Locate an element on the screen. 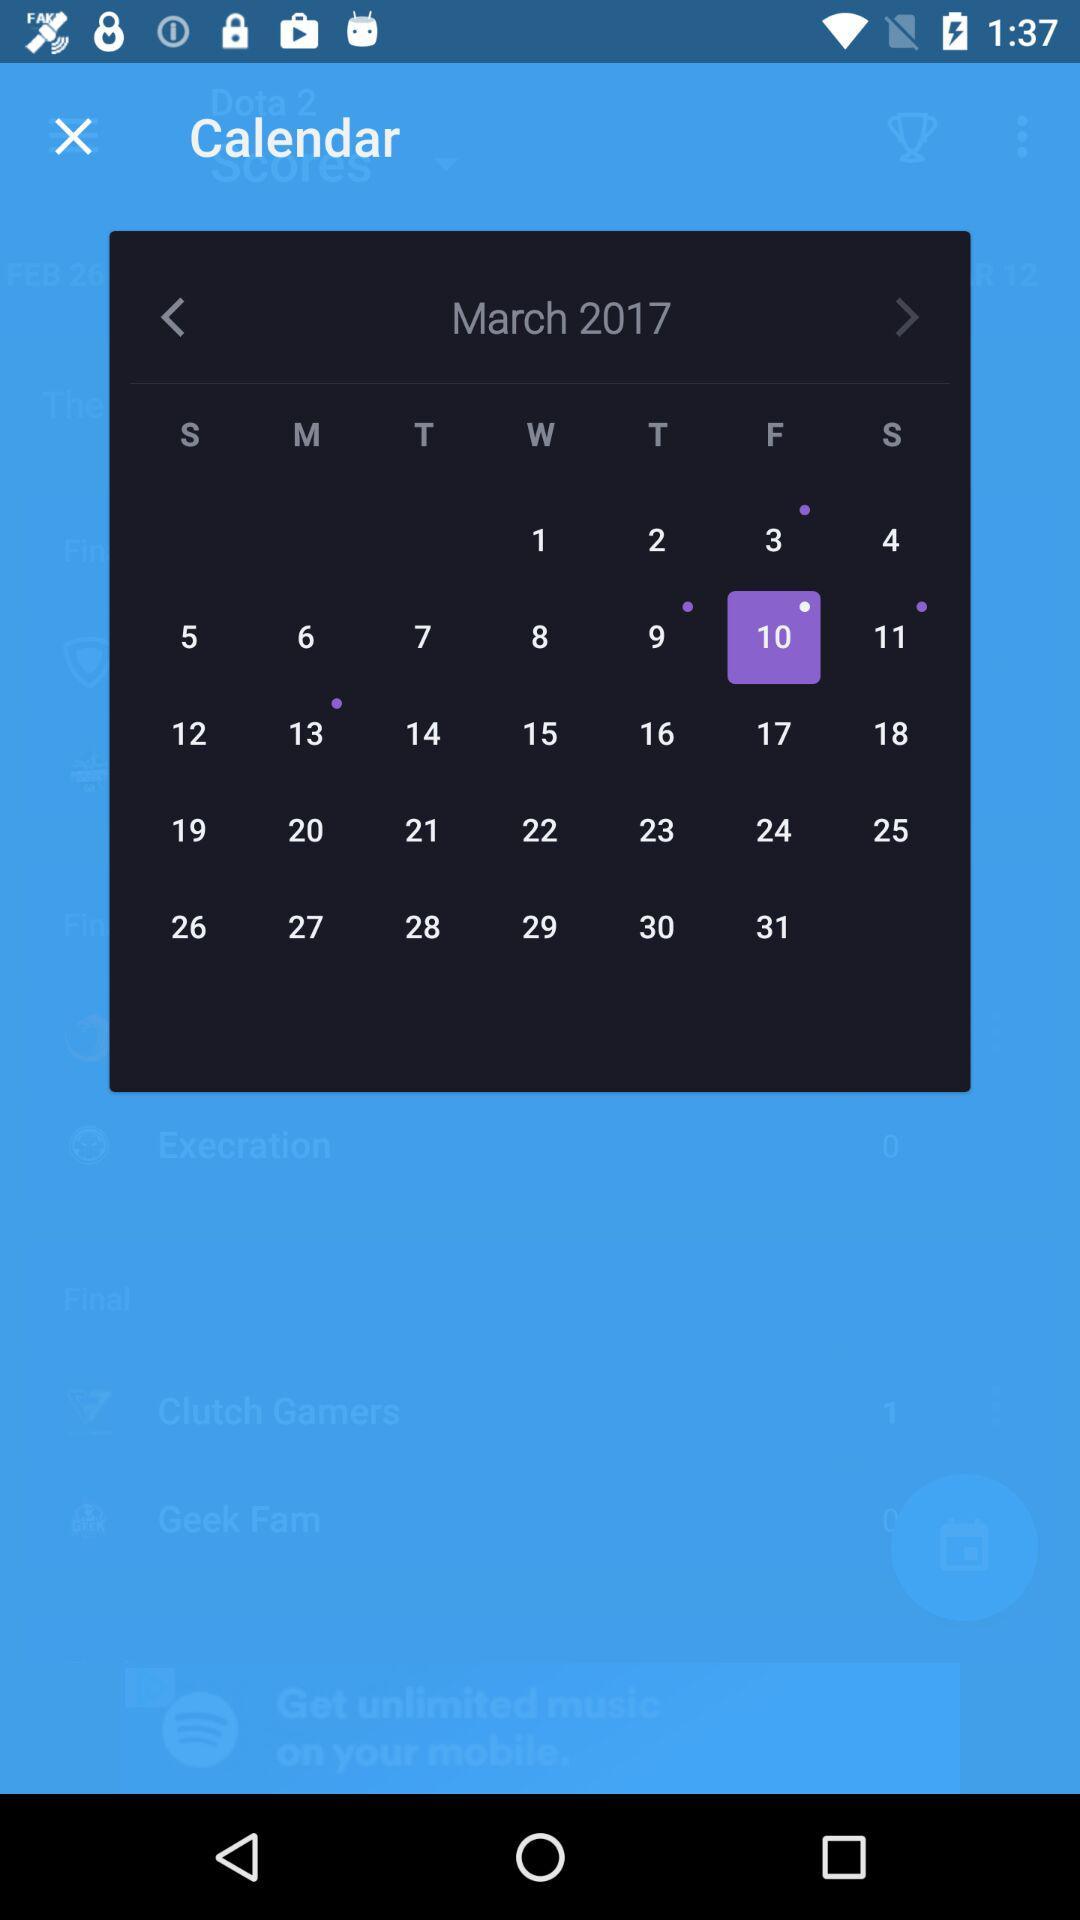 The height and width of the screenshot is (1920, 1080). close is located at coordinates (72, 135).